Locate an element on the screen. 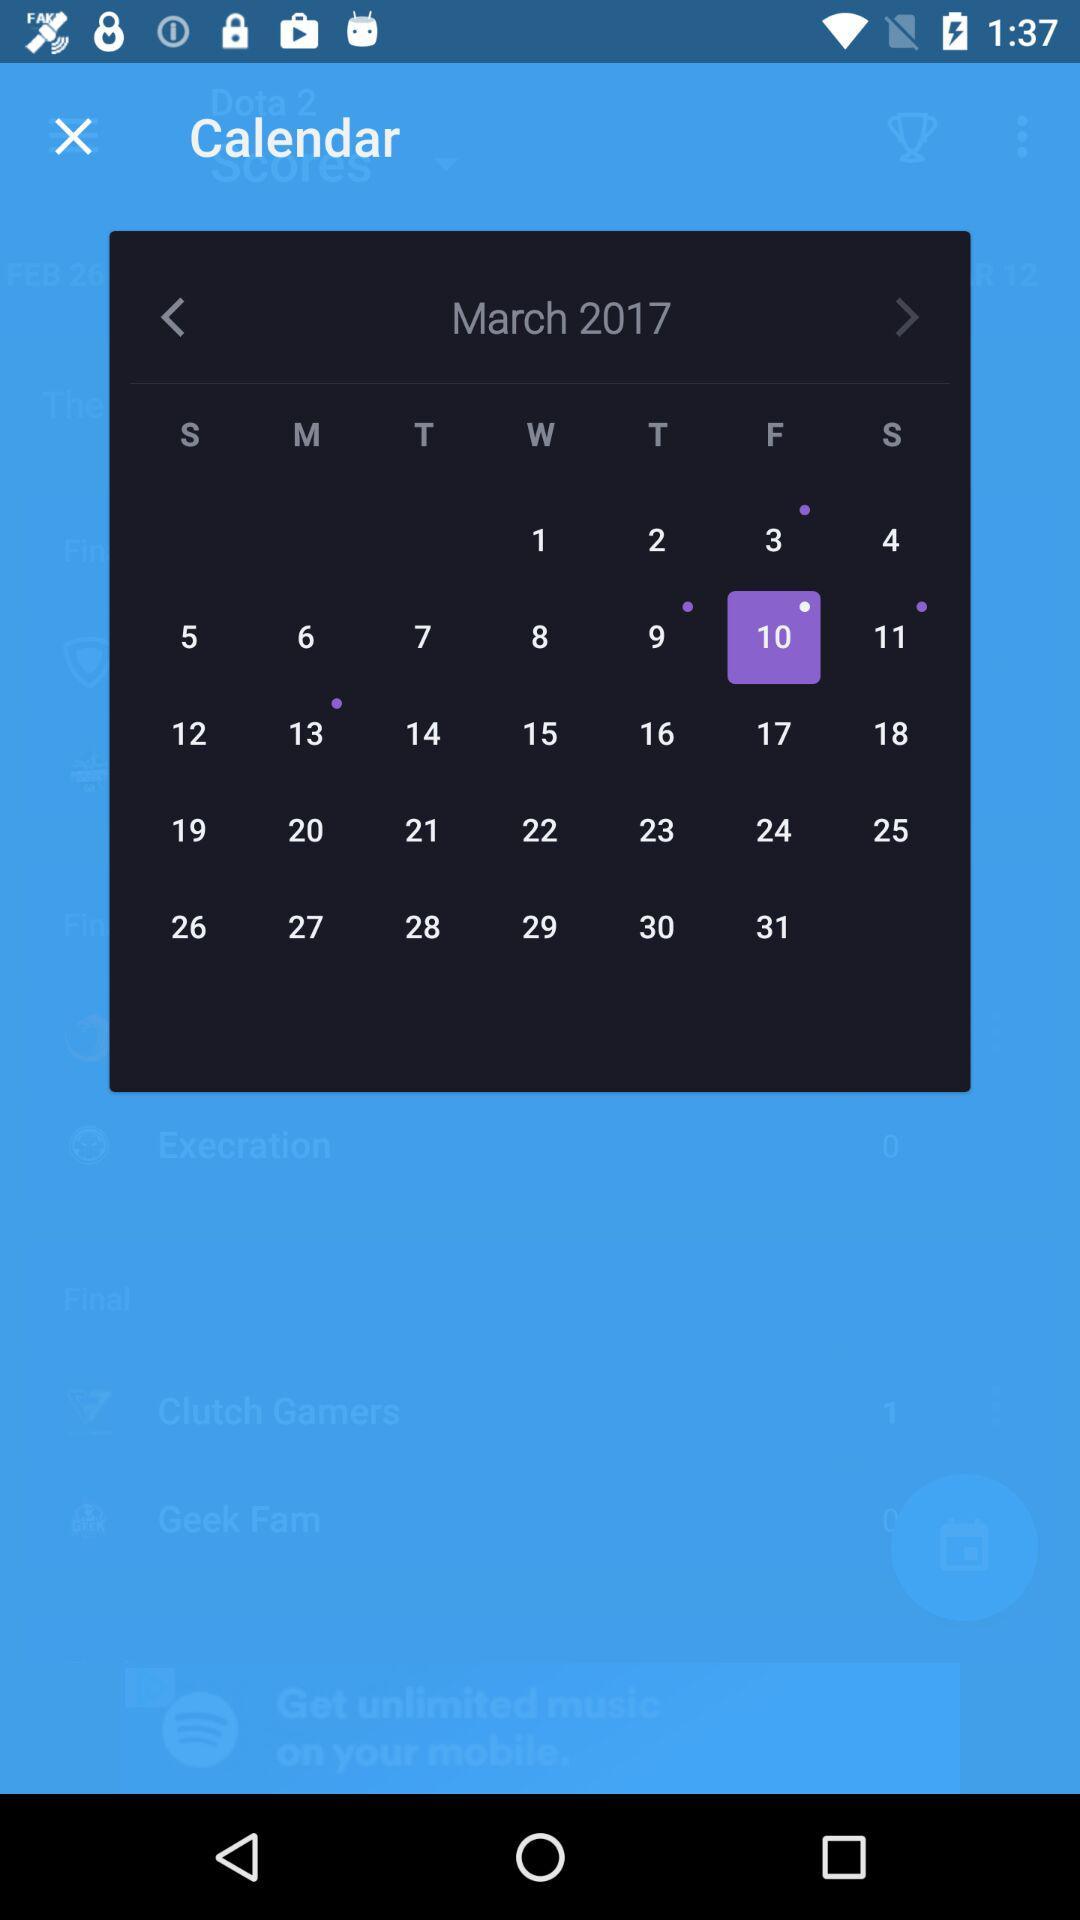 The height and width of the screenshot is (1920, 1080). close is located at coordinates (72, 135).